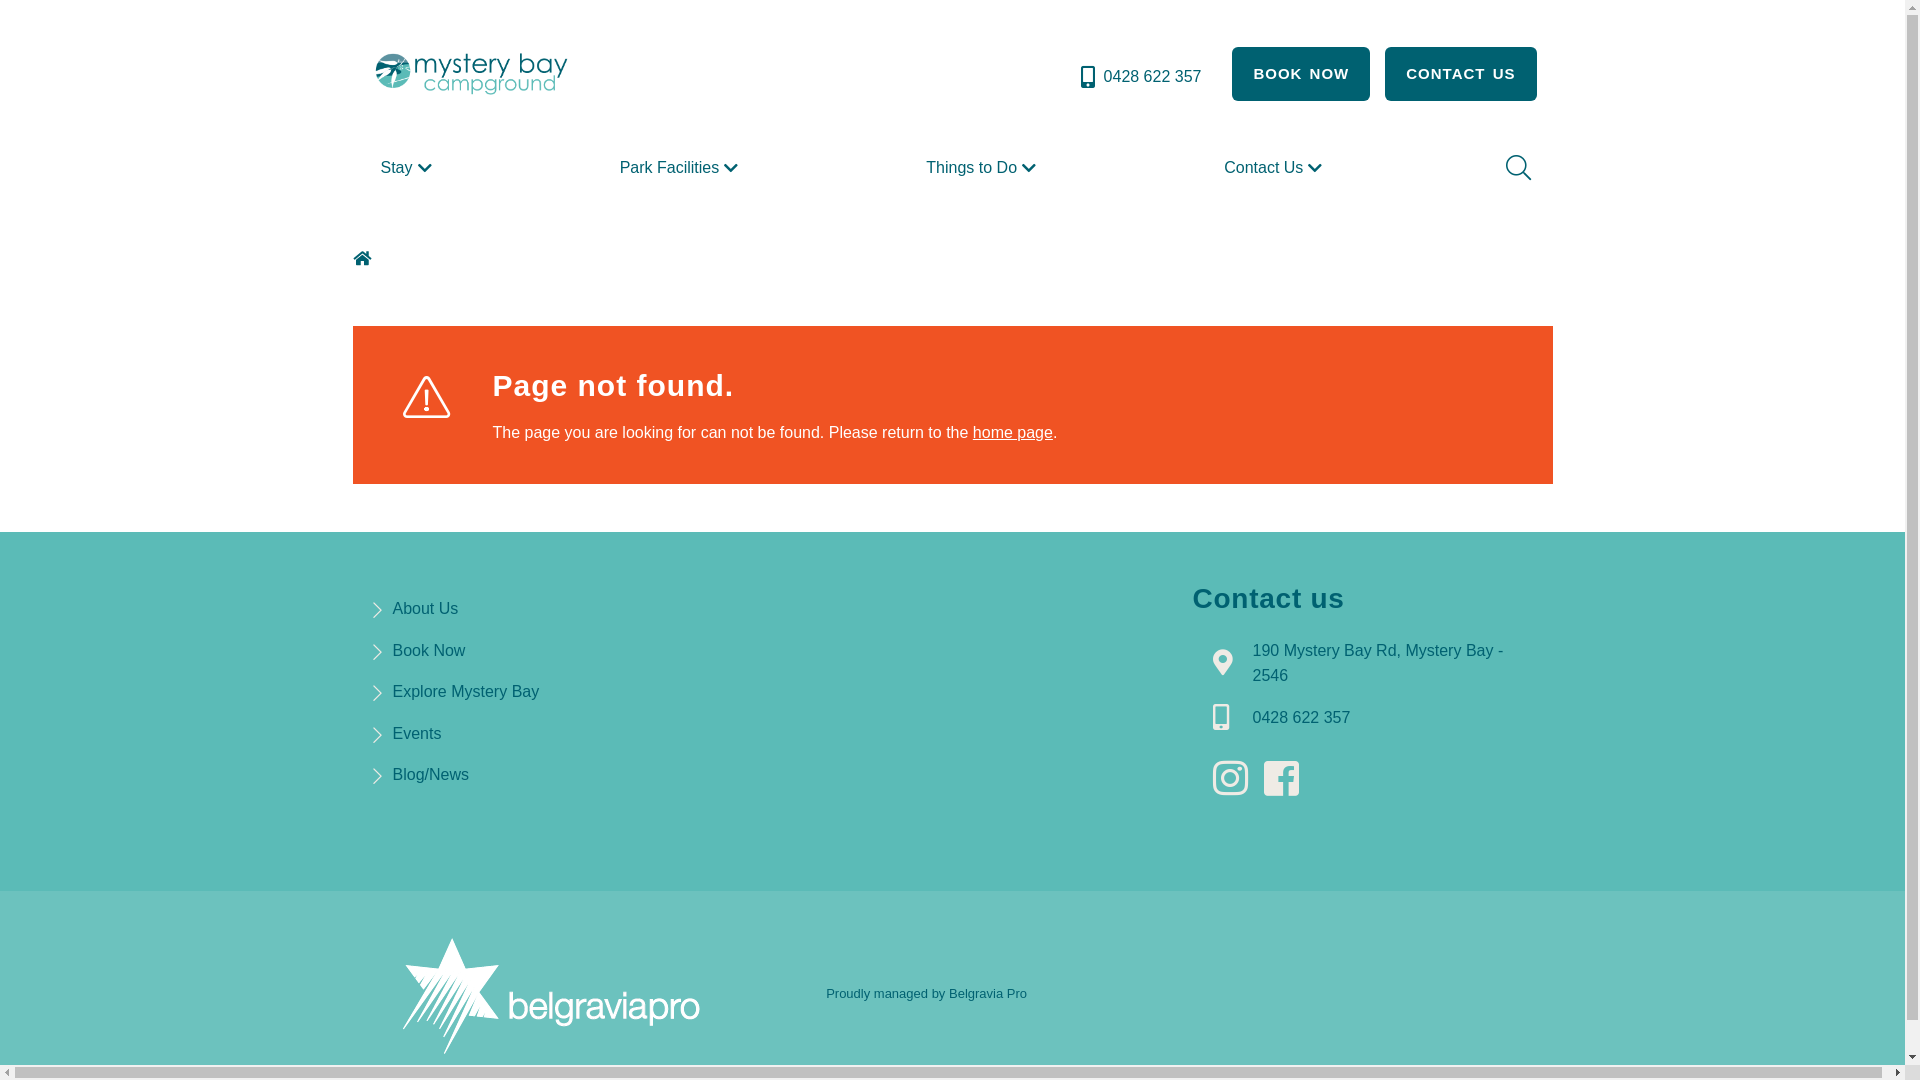 The image size is (1920, 1080). I want to click on 'About Us', so click(424, 607).